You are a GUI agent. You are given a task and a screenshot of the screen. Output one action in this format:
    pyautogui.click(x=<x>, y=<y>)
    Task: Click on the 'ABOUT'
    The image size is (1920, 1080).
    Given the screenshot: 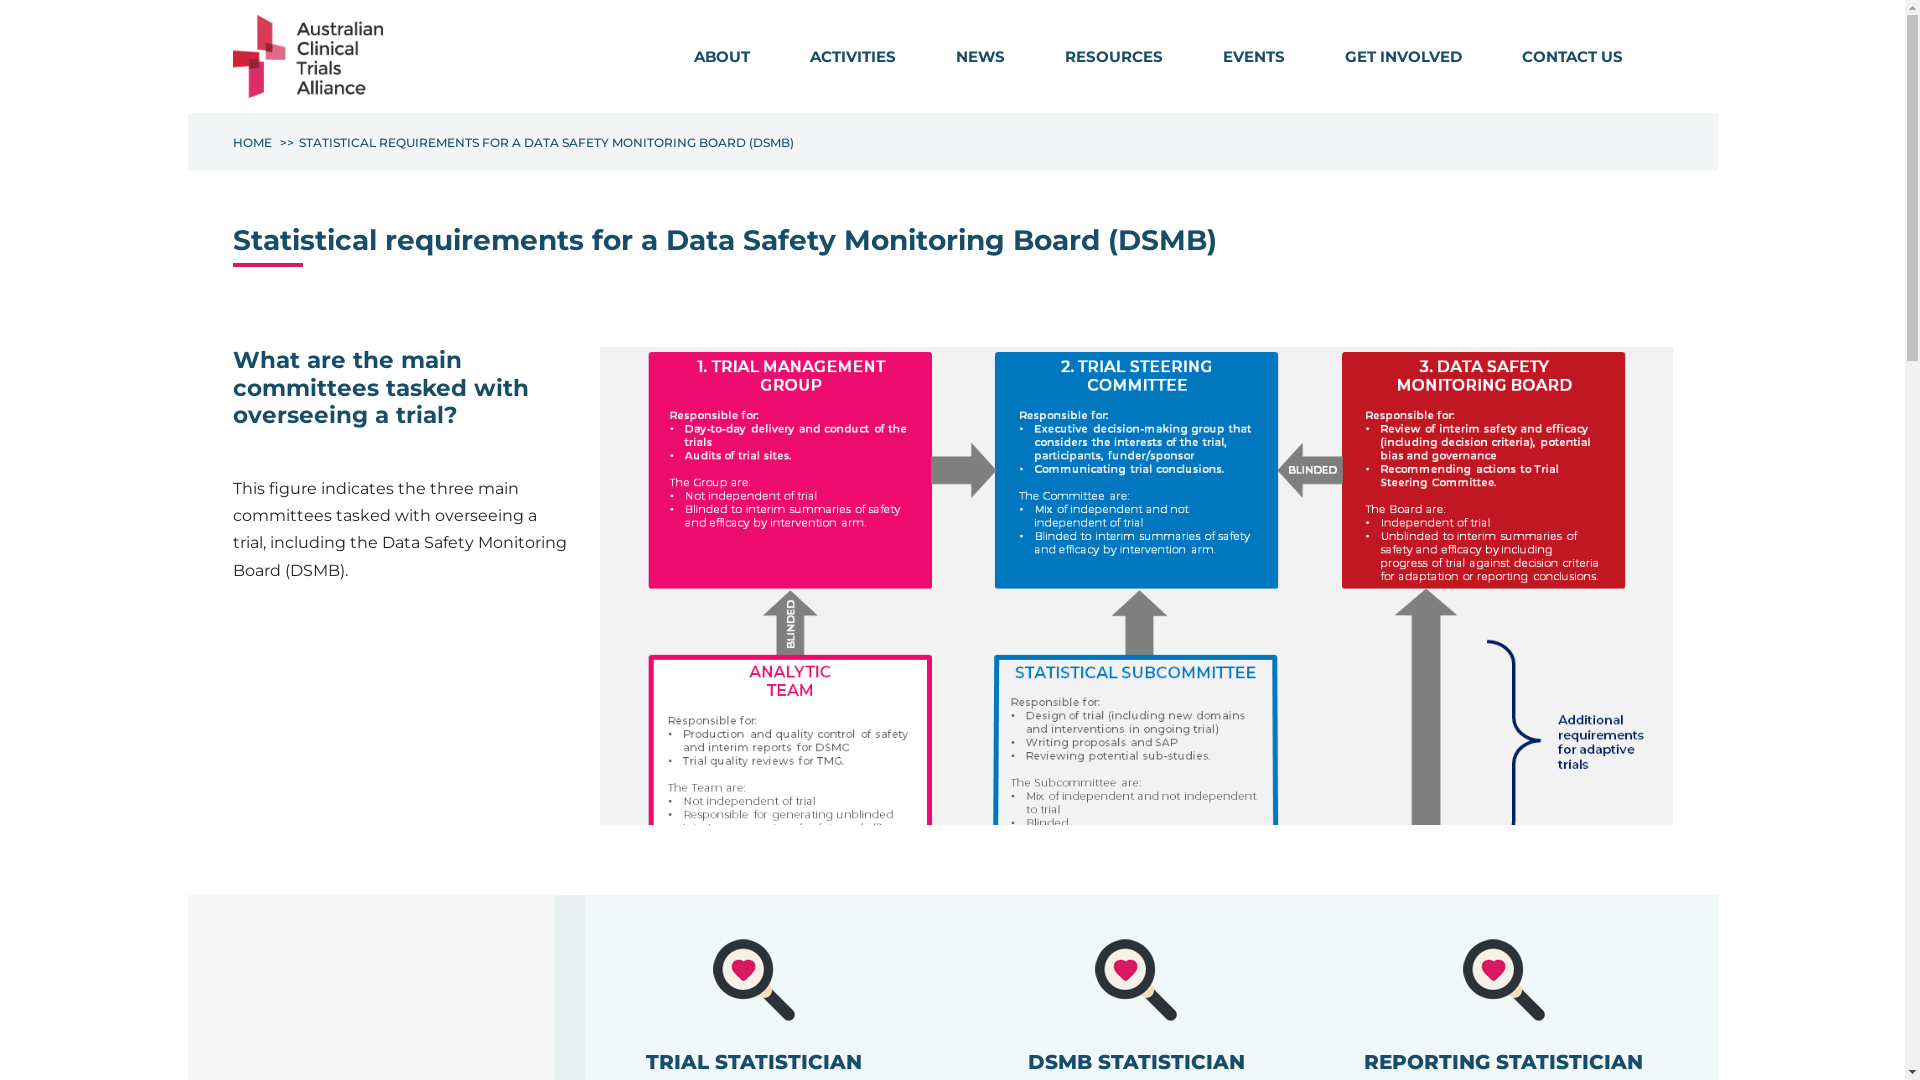 What is the action you would take?
    pyautogui.click(x=663, y=56)
    